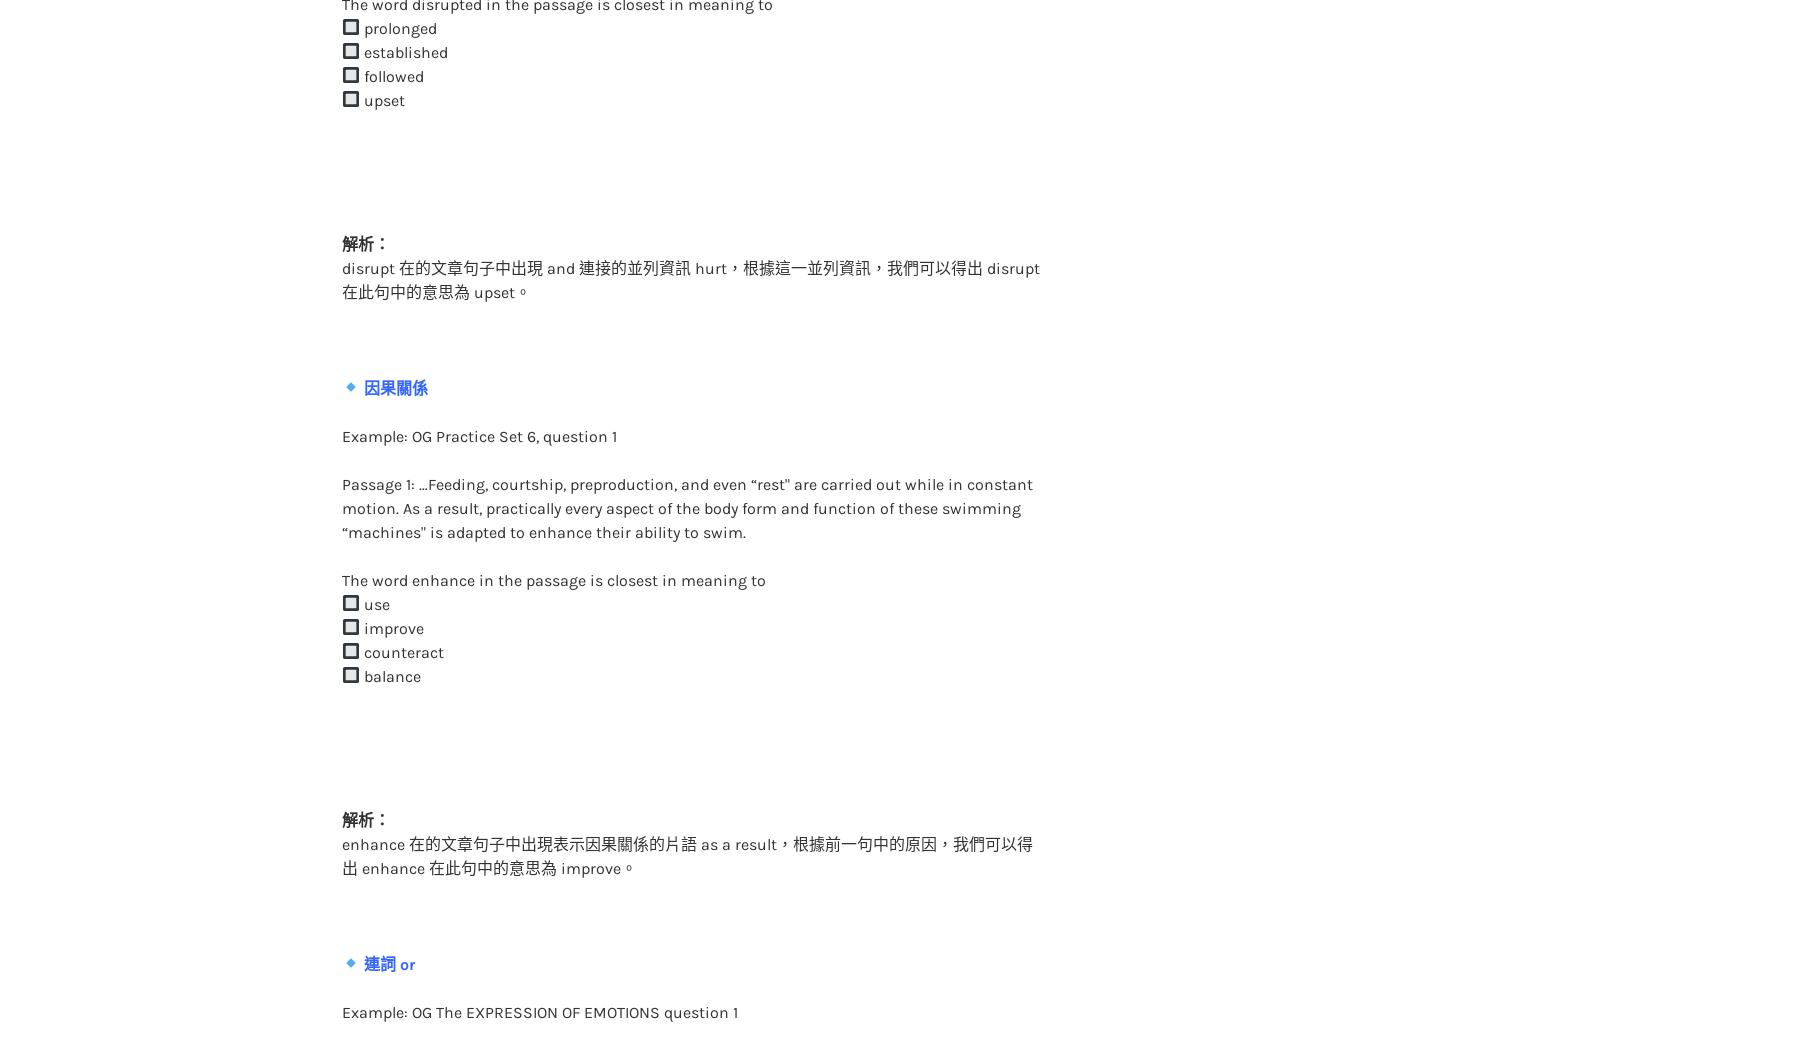  I want to click on 'use', so click(372, 562).